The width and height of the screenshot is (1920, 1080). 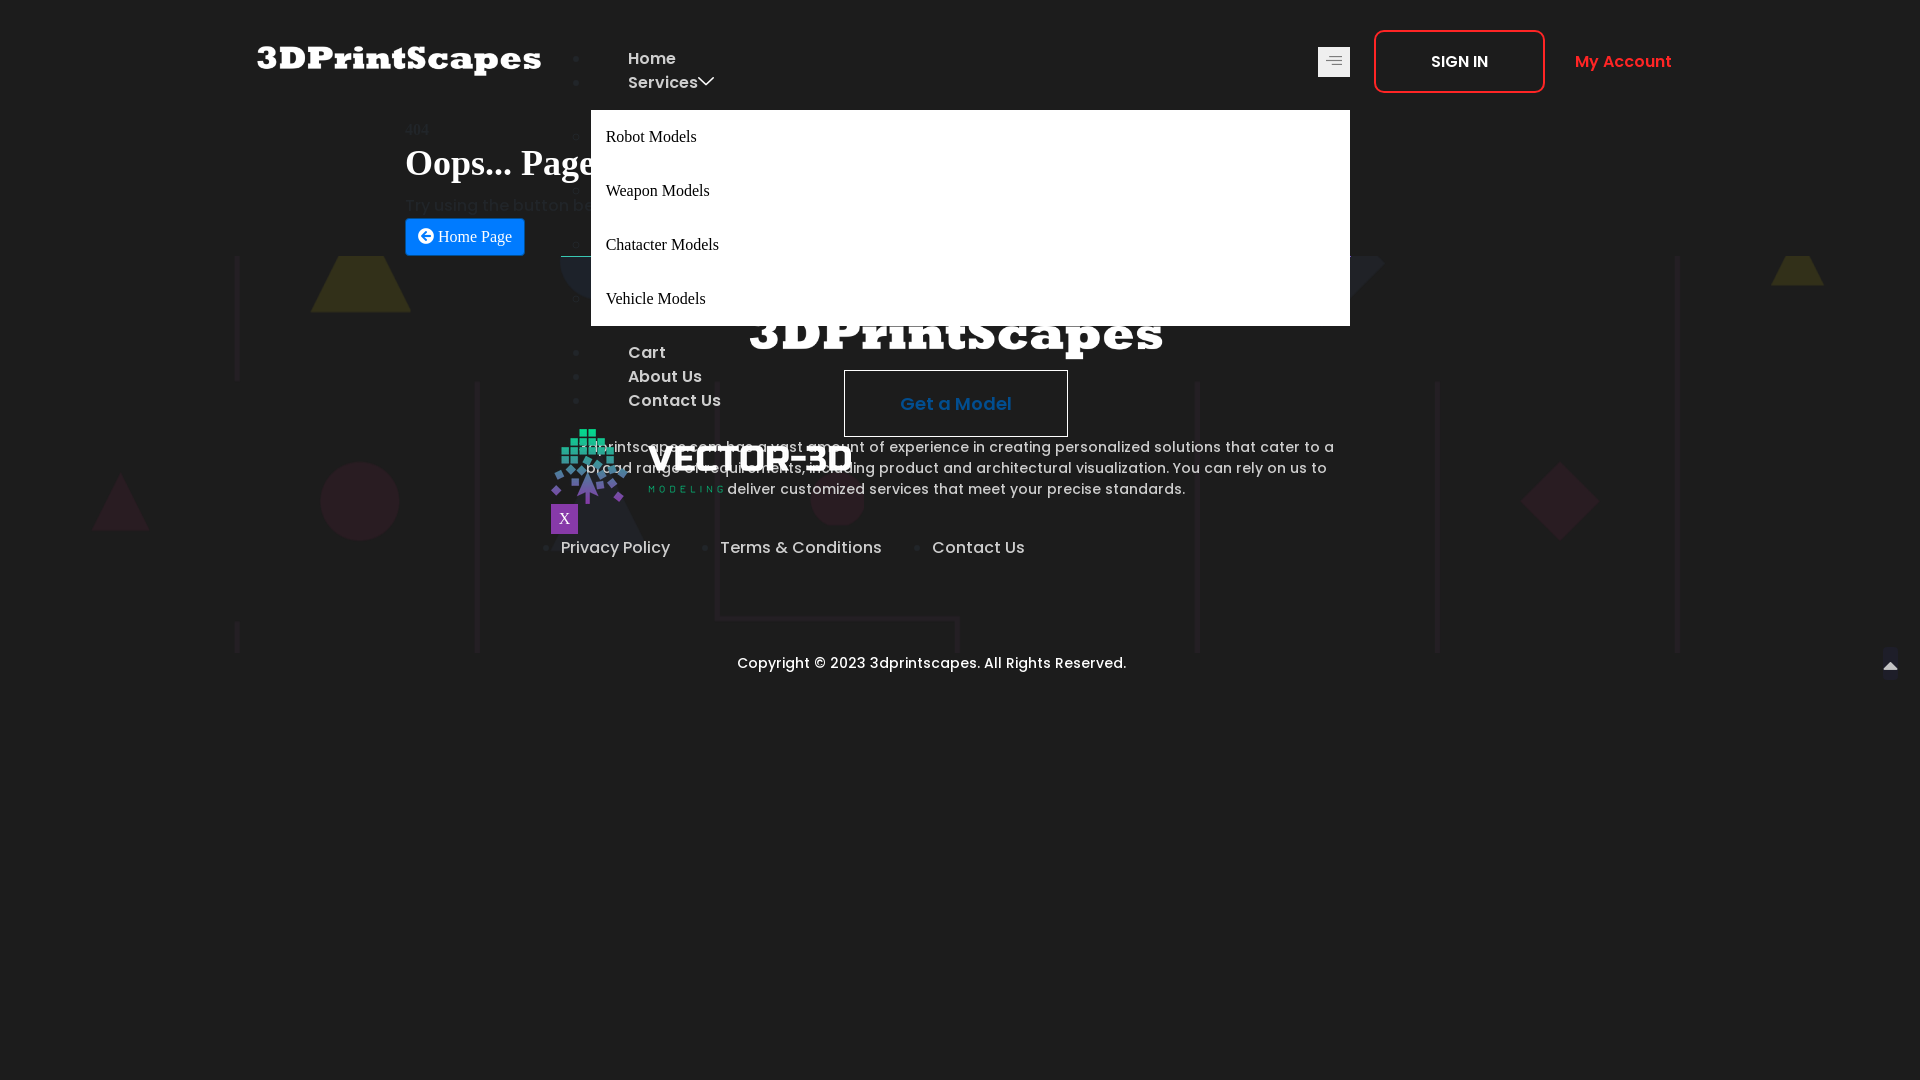 What do you see at coordinates (665, 376) in the screenshot?
I see `'About Us'` at bounding box center [665, 376].